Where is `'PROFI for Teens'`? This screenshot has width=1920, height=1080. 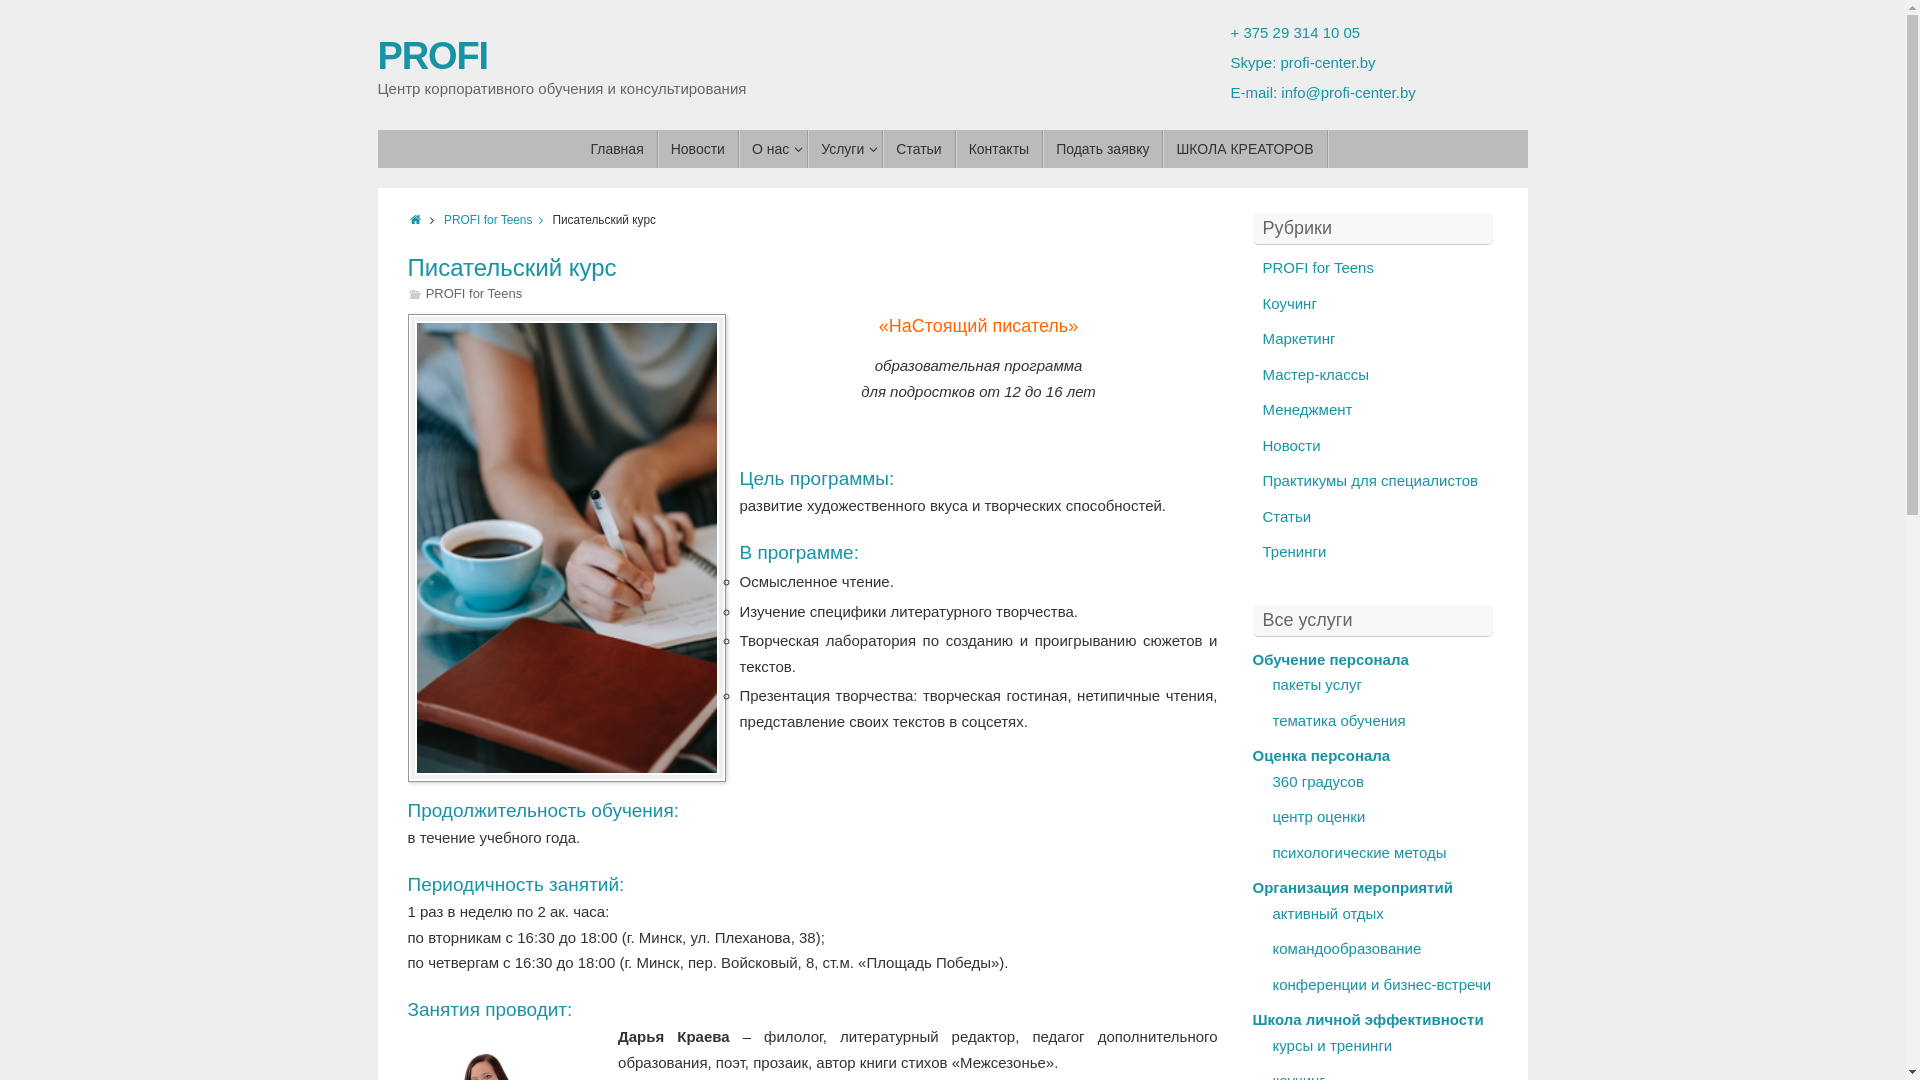 'PROFI for Teens' is located at coordinates (443, 219).